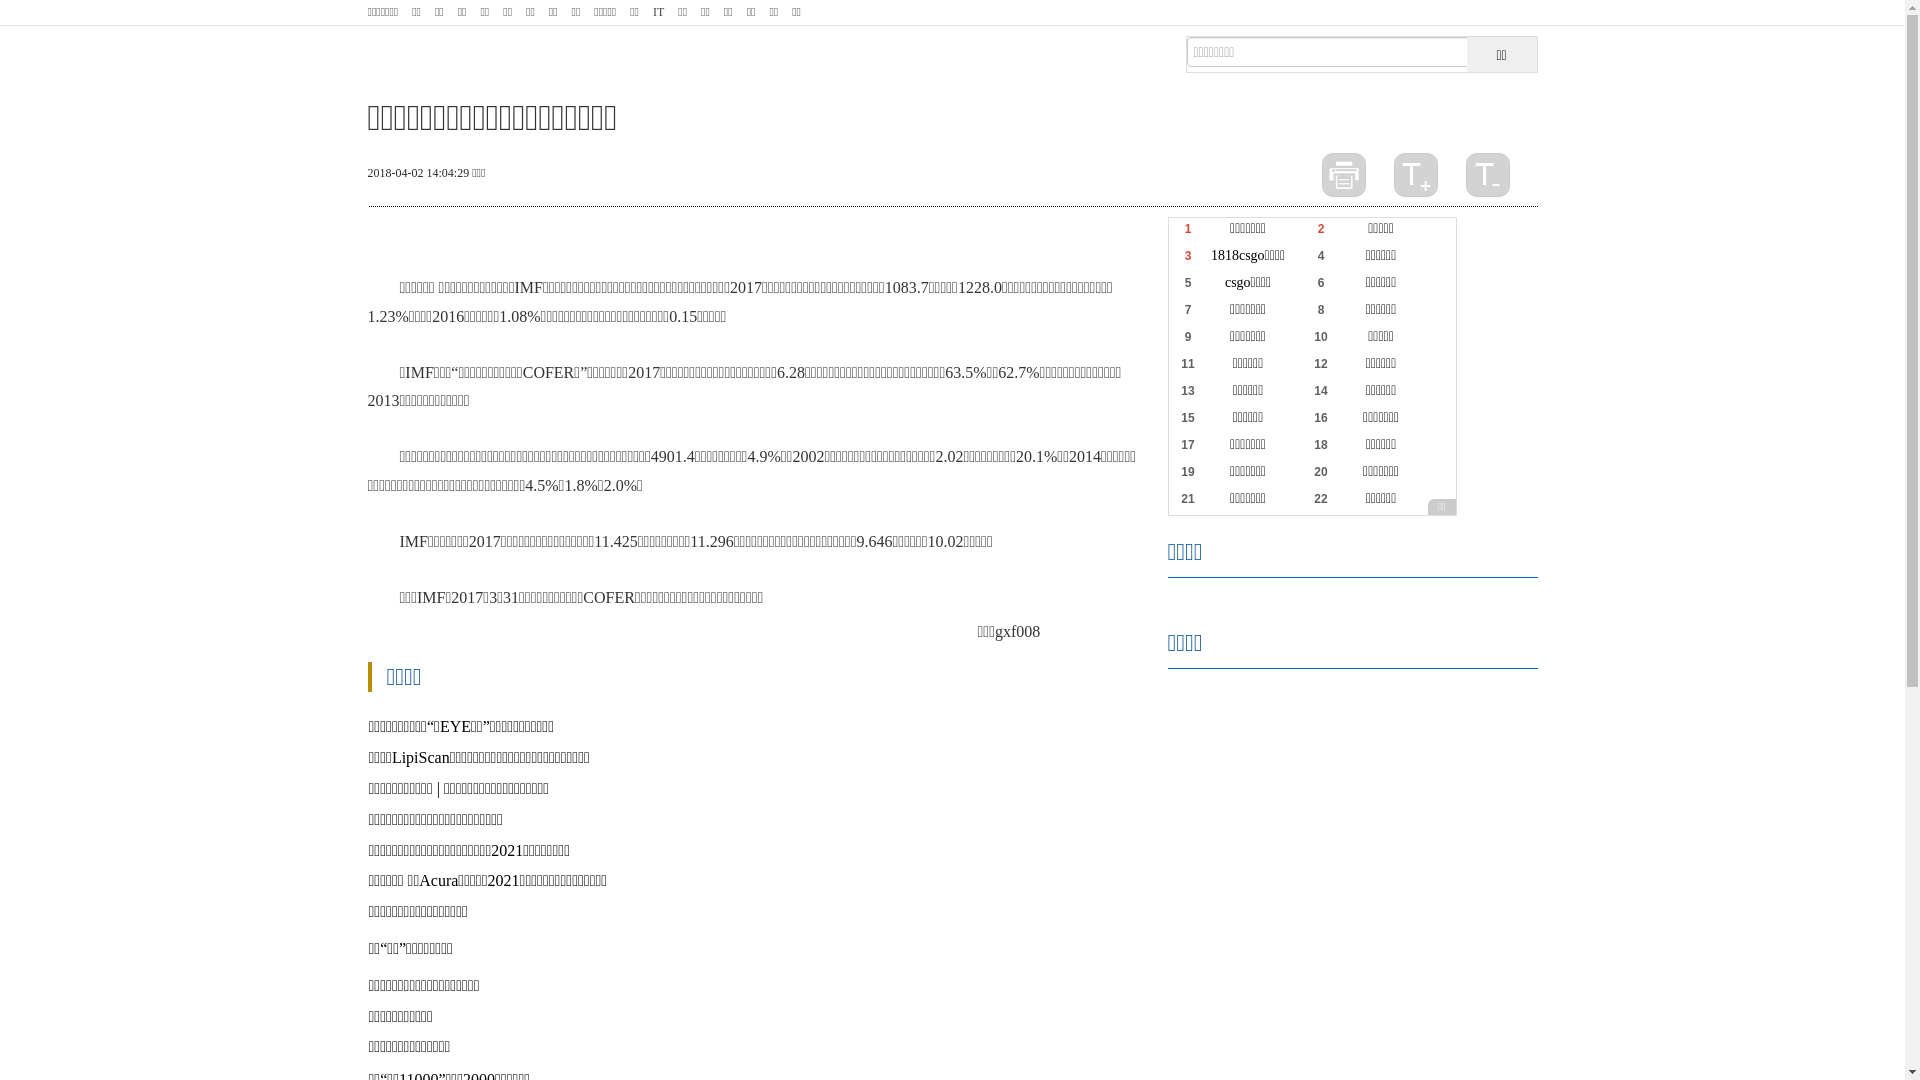  What do you see at coordinates (658, 12) in the screenshot?
I see `'IT'` at bounding box center [658, 12].